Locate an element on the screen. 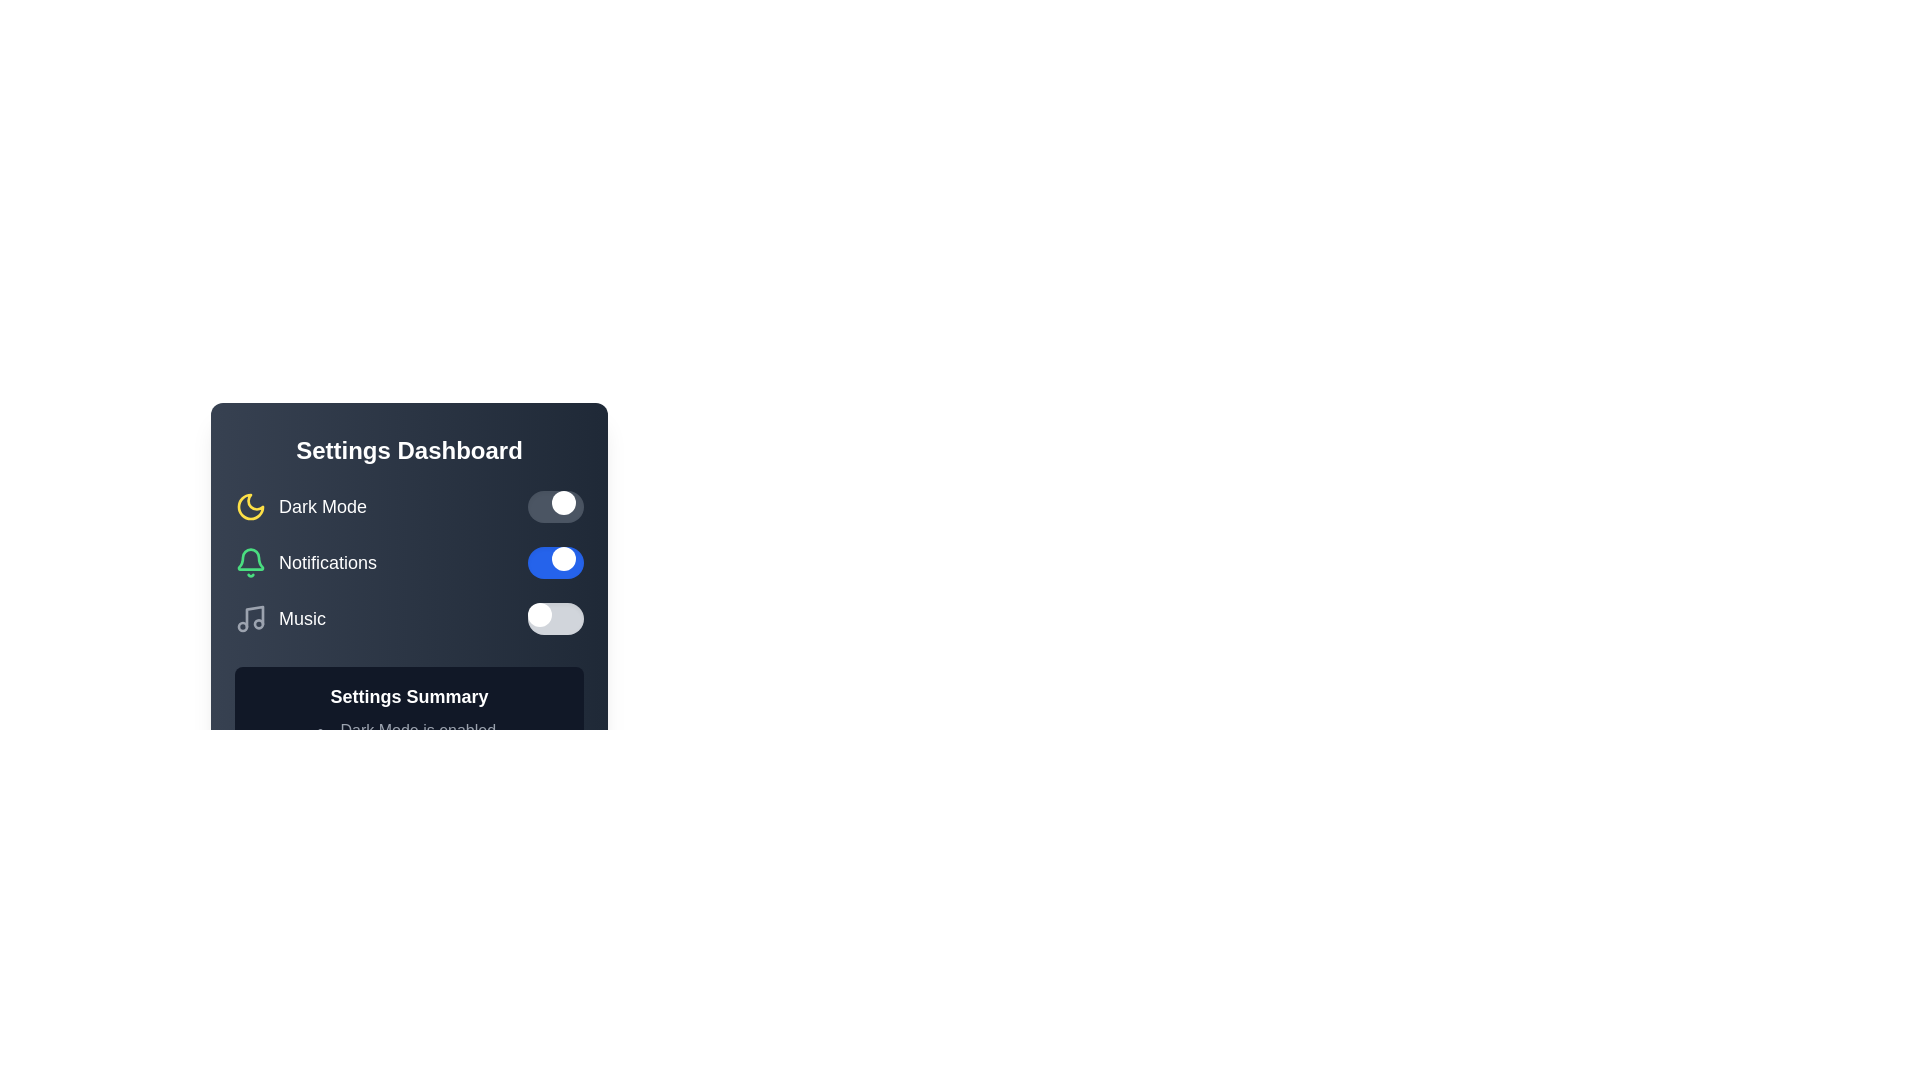 This screenshot has width=1920, height=1080. label text for the dark mode toggle, which is located at the top-left of the settings panel and is the first item in the vertical list of options is located at coordinates (300, 505).